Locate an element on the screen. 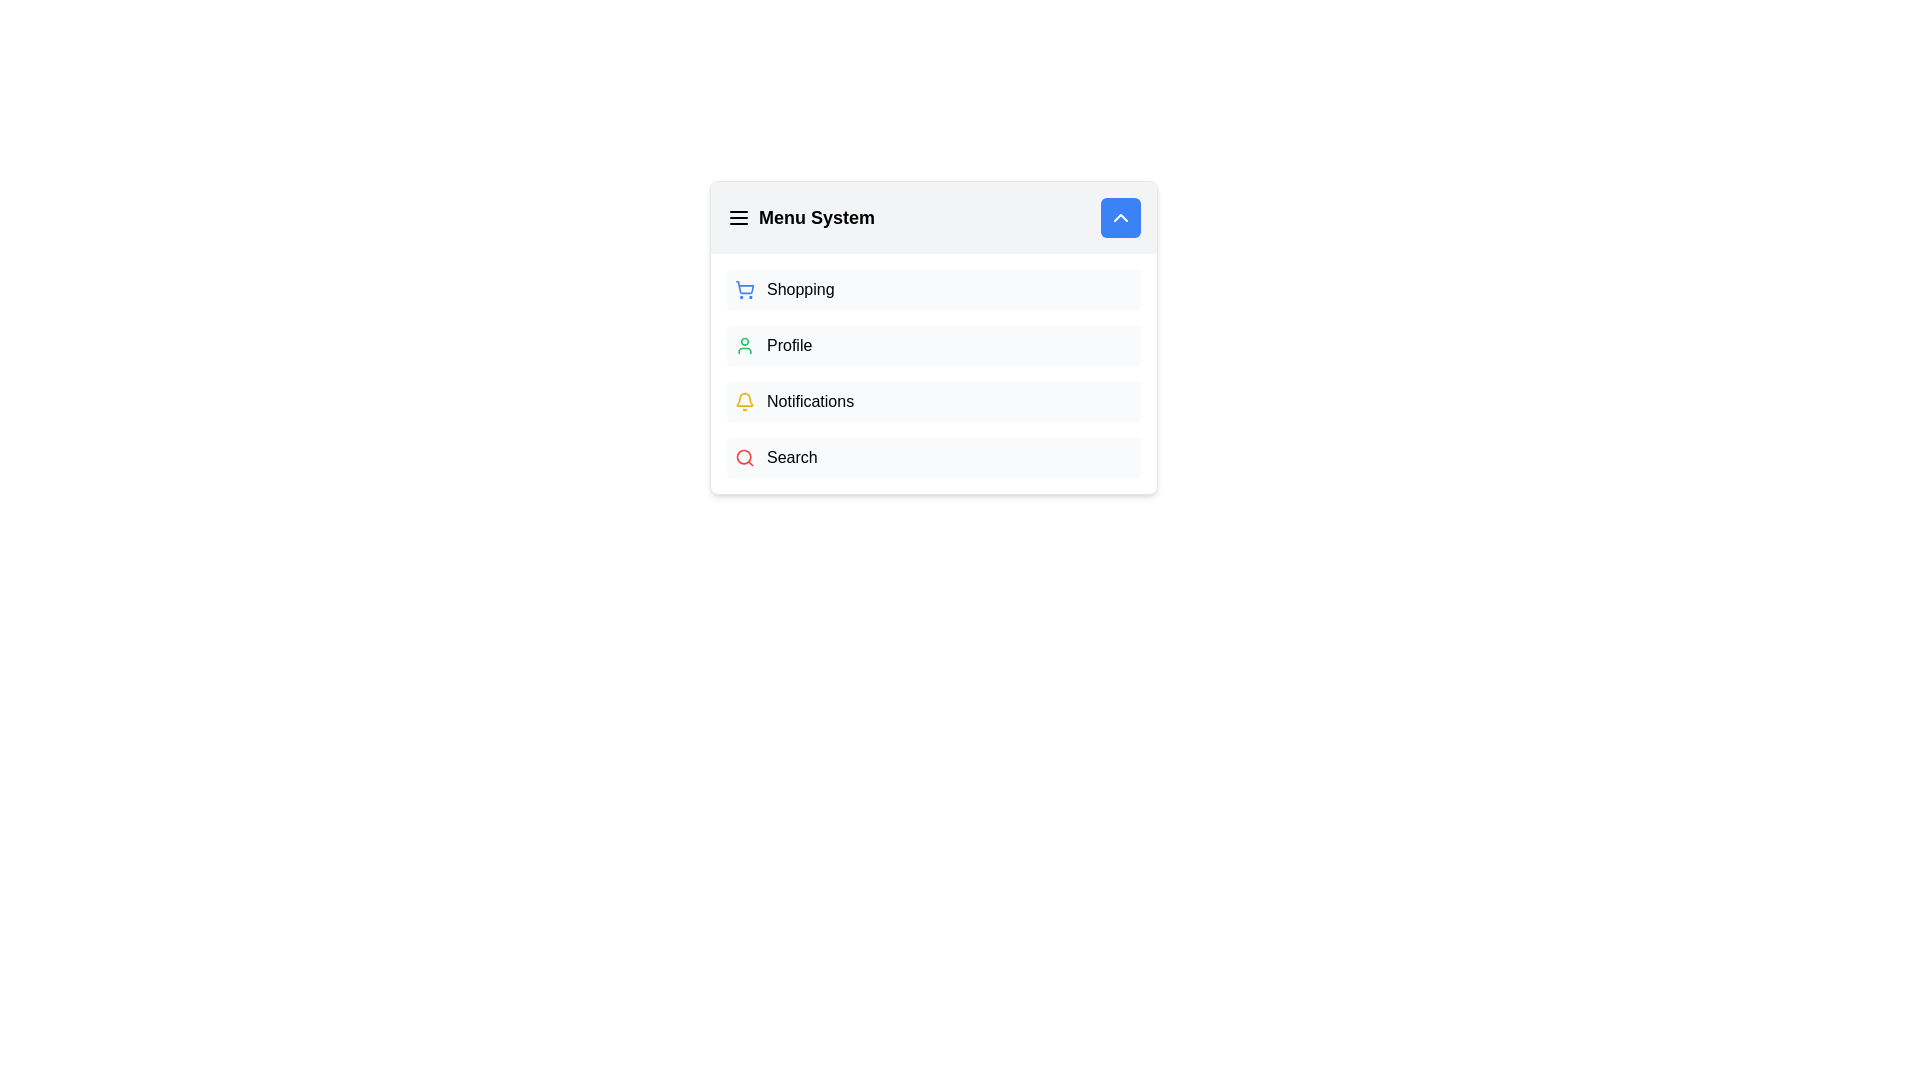 The image size is (1920, 1080). the 'Shopping' menu option text label that is aligned to the right of the shopping cart icon, which is the first entry in the vertical list of menu items is located at coordinates (800, 289).